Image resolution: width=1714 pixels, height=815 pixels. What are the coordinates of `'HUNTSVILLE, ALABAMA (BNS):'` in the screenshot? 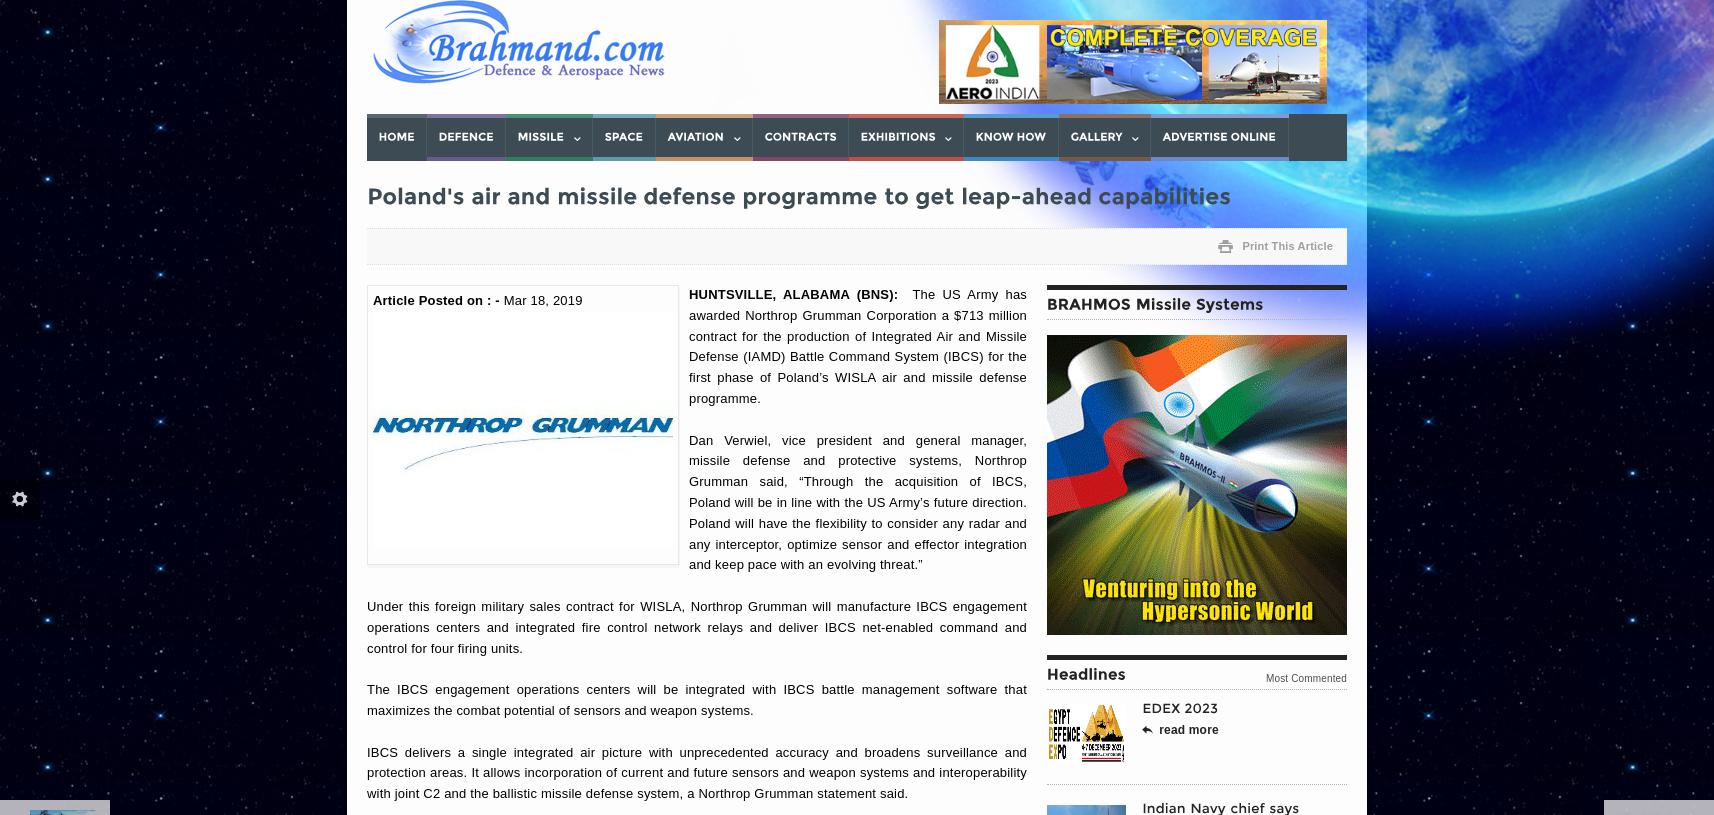 It's located at (800, 293).